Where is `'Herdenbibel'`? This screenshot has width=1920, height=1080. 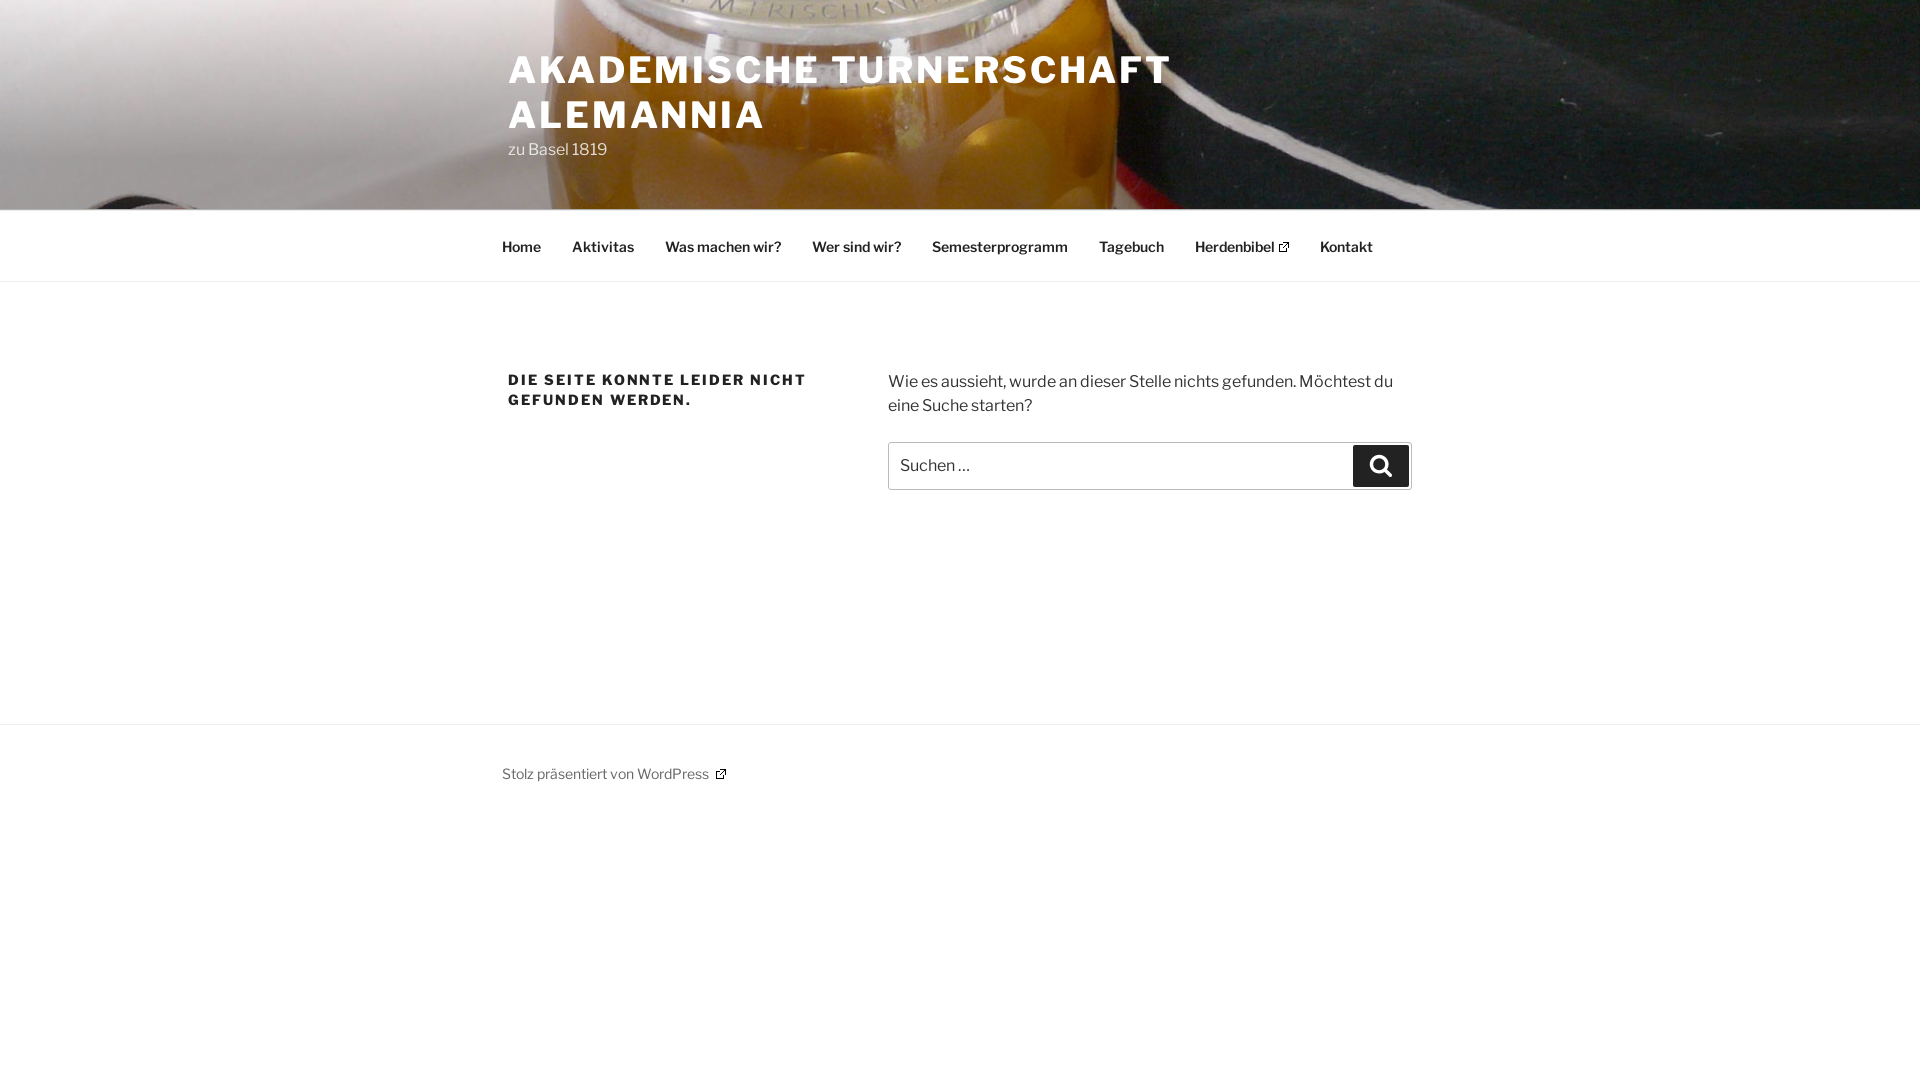
'Herdenbibel' is located at coordinates (1241, 245).